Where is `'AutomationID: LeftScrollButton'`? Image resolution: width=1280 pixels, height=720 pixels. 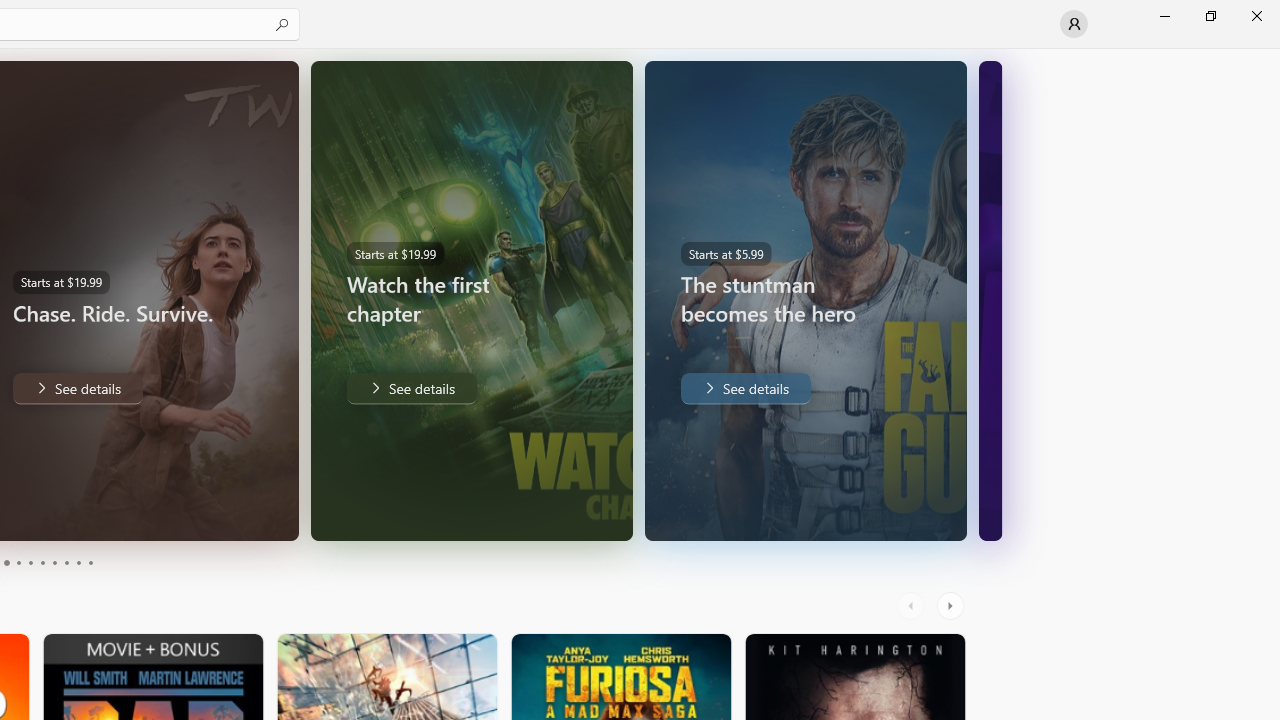
'AutomationID: LeftScrollButton' is located at coordinates (912, 605).